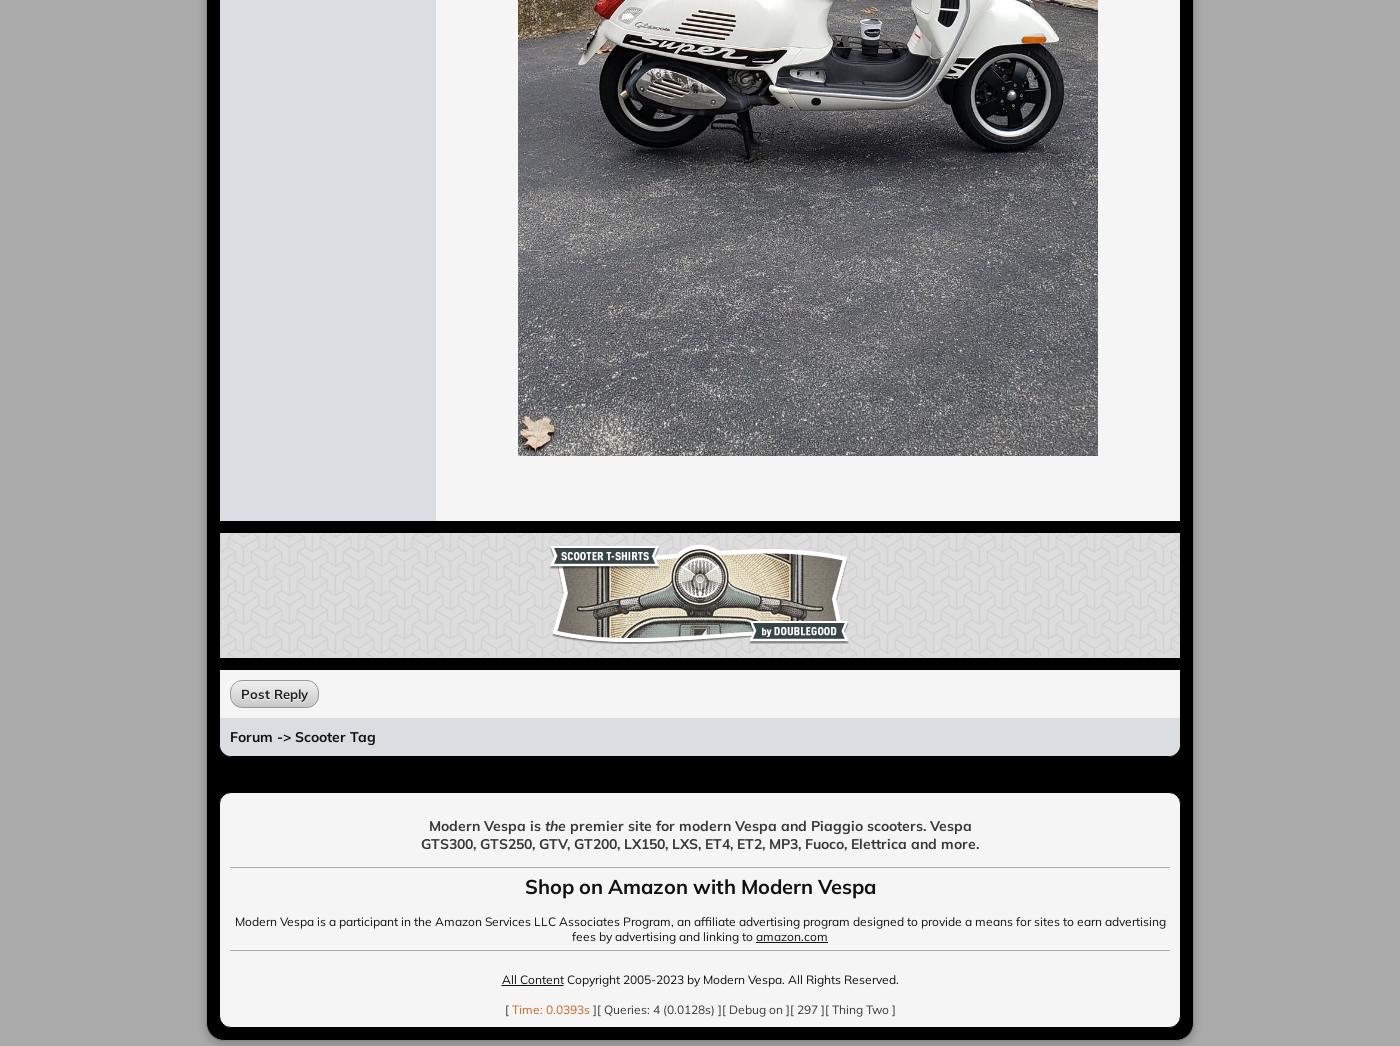 This screenshot has width=1400, height=1046. What do you see at coordinates (507, 1009) in the screenshot?
I see `'['` at bounding box center [507, 1009].